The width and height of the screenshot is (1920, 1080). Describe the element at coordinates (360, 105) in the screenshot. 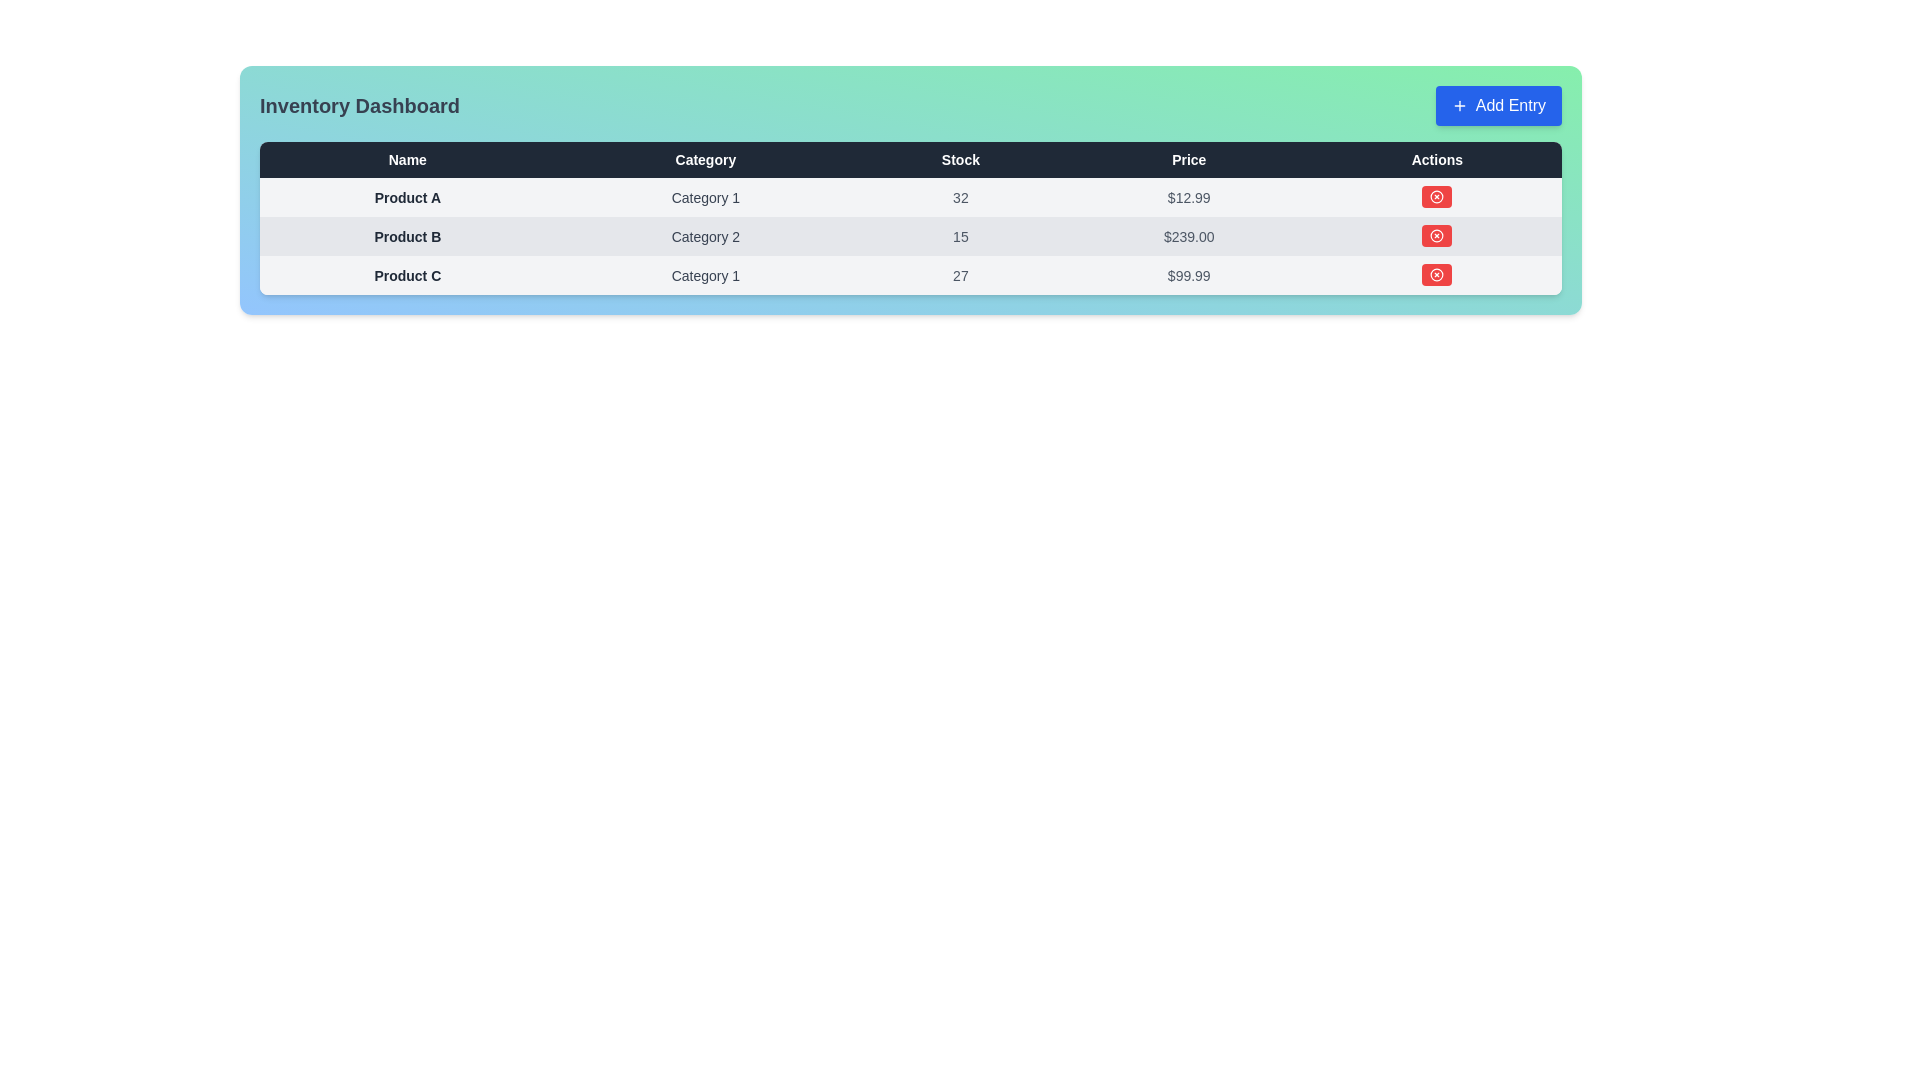

I see `the Static Text element that serves as a title or heading for the interface, located at the top-left corner before the 'Add Entry' button` at that location.